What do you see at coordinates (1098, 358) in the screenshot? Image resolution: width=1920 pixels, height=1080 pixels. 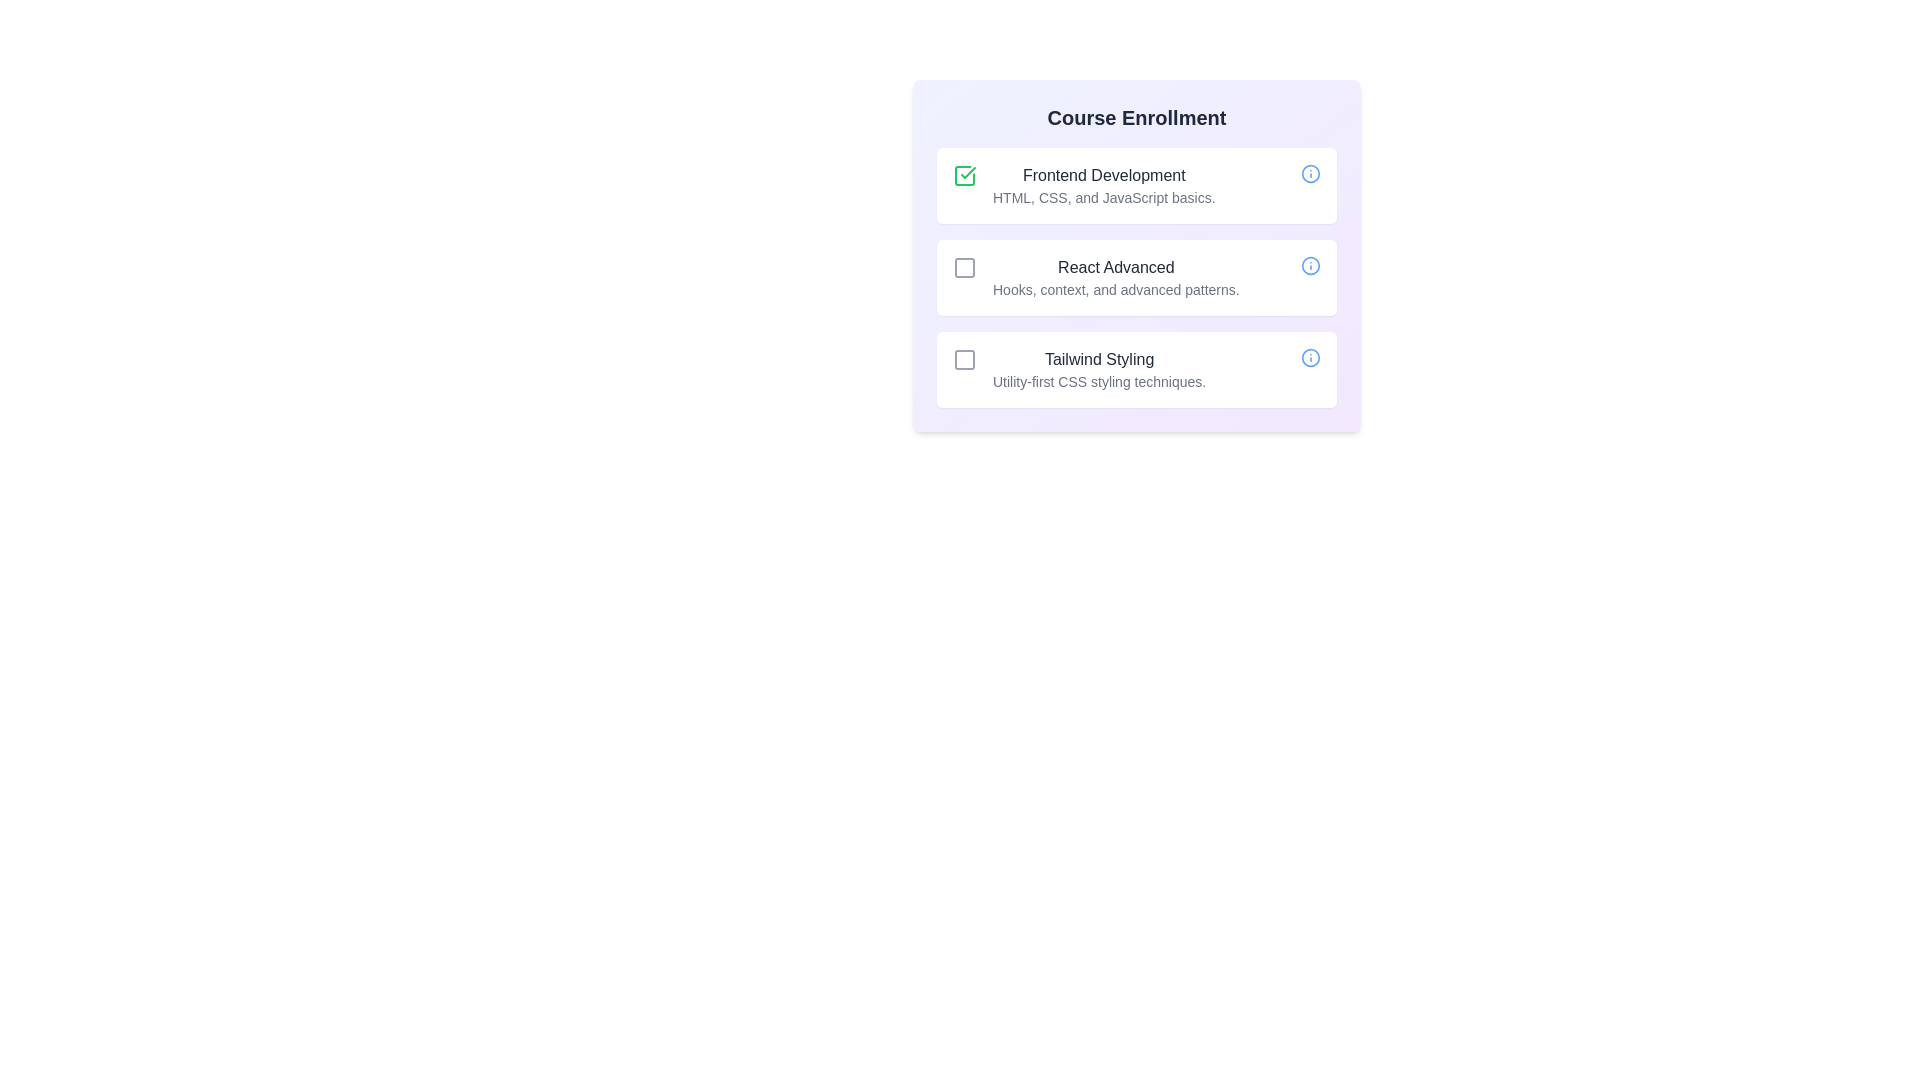 I see `the text element displaying 'Tailwind Styling', which is positioned as the title in the third item of a vertical list of course options` at bounding box center [1098, 358].